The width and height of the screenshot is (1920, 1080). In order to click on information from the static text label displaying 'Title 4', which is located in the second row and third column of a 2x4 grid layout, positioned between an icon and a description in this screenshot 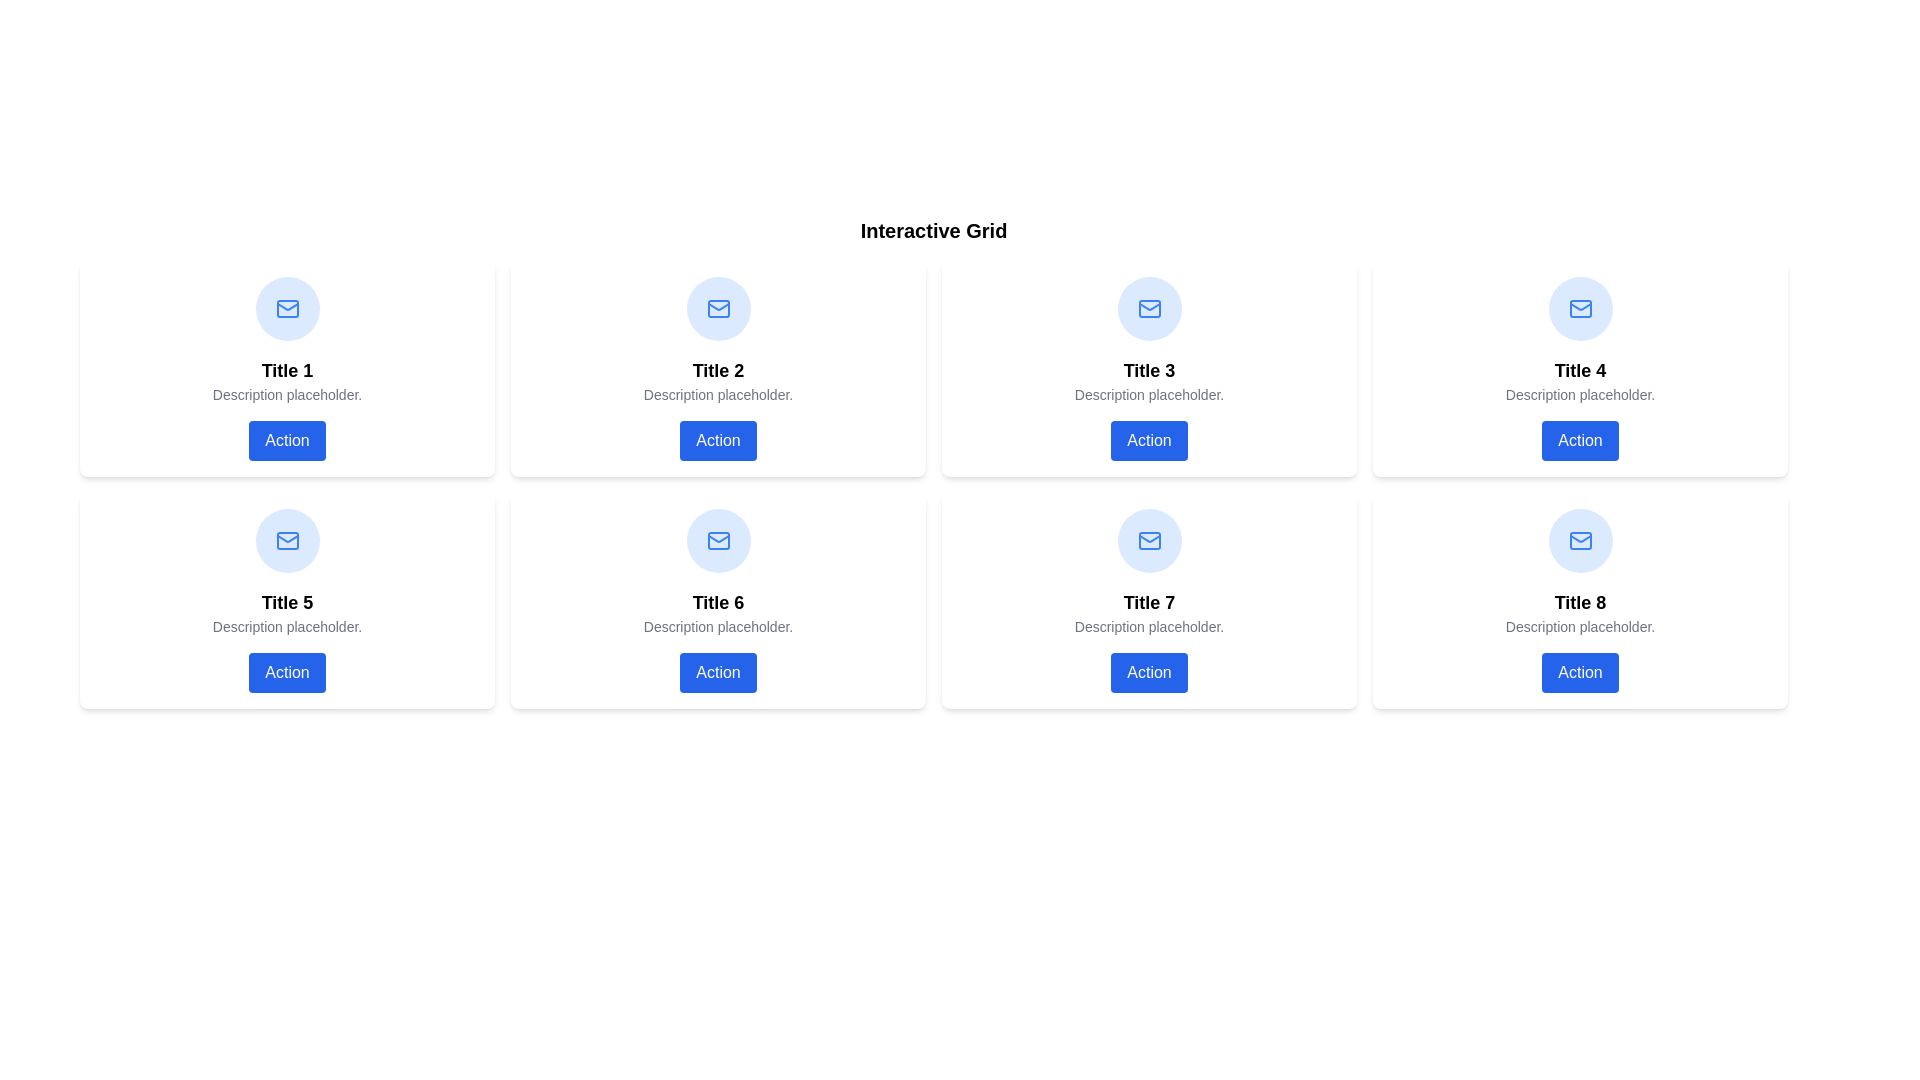, I will do `click(1579, 370)`.